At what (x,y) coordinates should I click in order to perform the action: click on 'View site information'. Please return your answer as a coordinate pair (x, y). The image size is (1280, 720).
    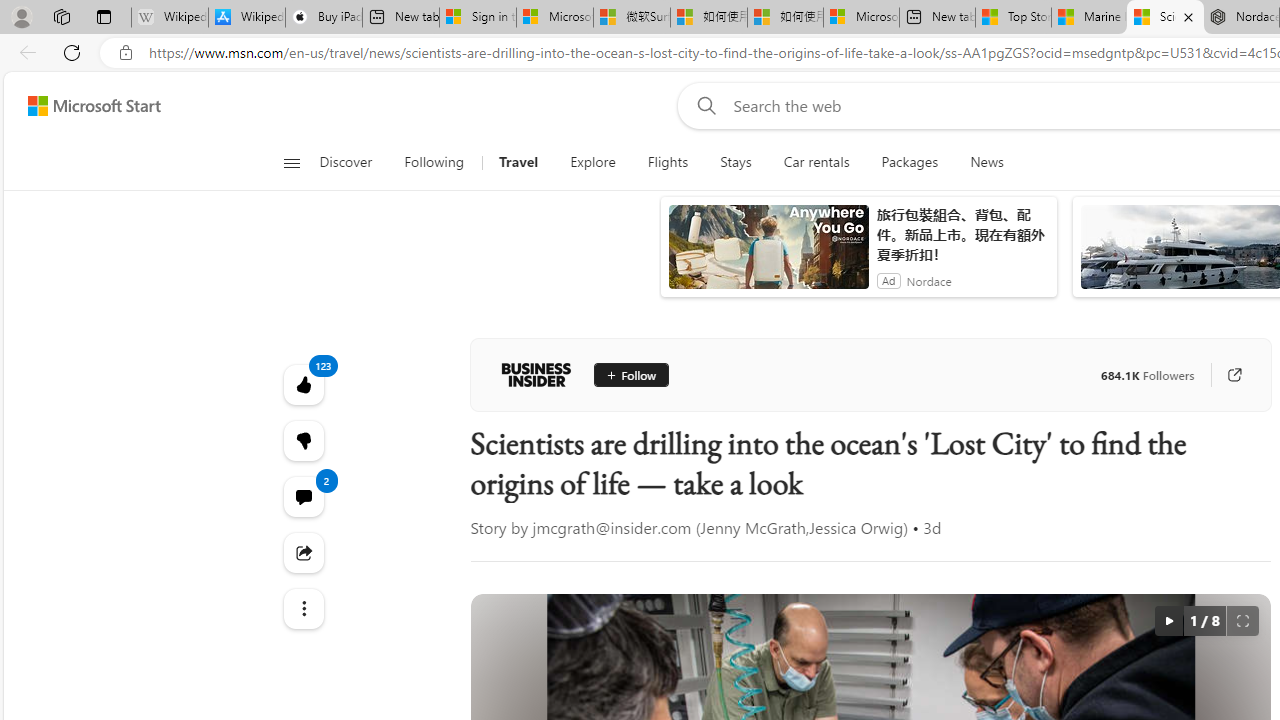
    Looking at the image, I should click on (125, 52).